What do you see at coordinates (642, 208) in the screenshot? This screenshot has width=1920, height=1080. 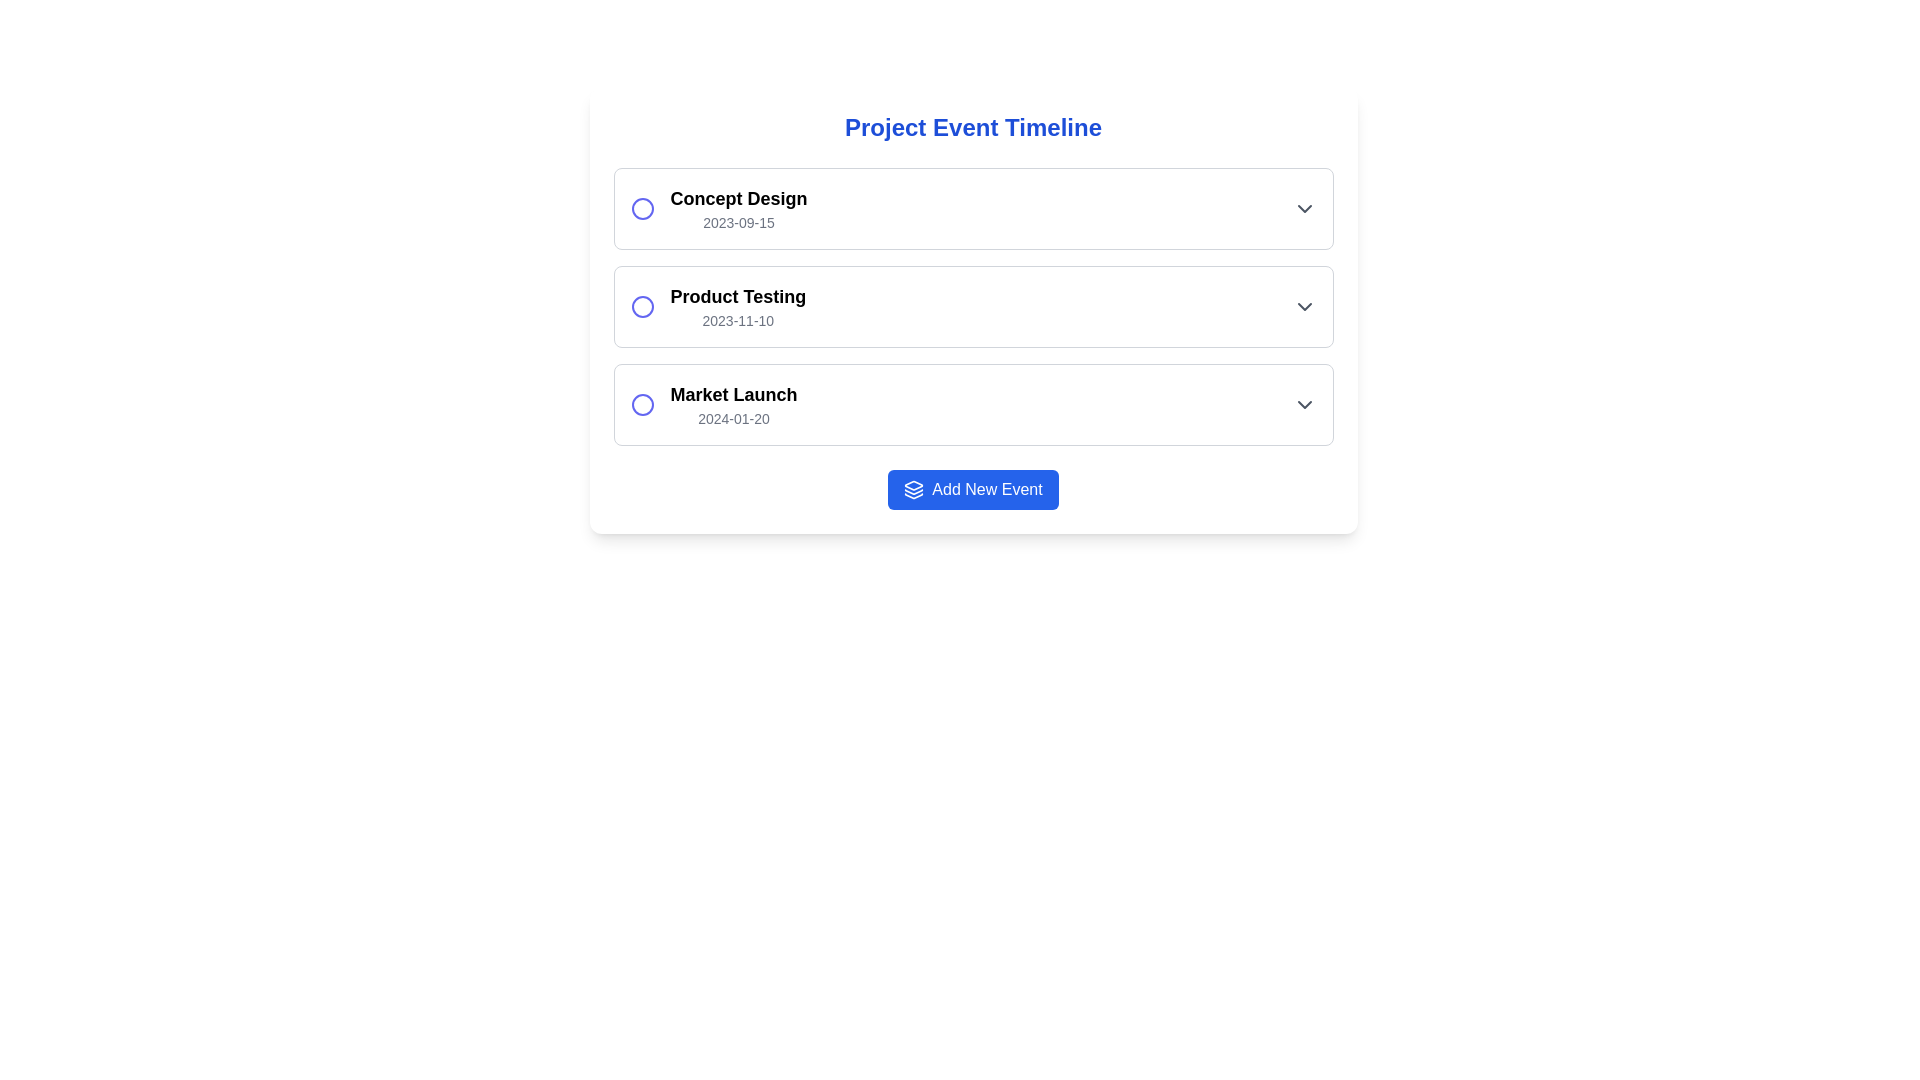 I see `the first circular icon representing the status or selection marker for the 'Concept Design' event, located to the left of the text content` at bounding box center [642, 208].